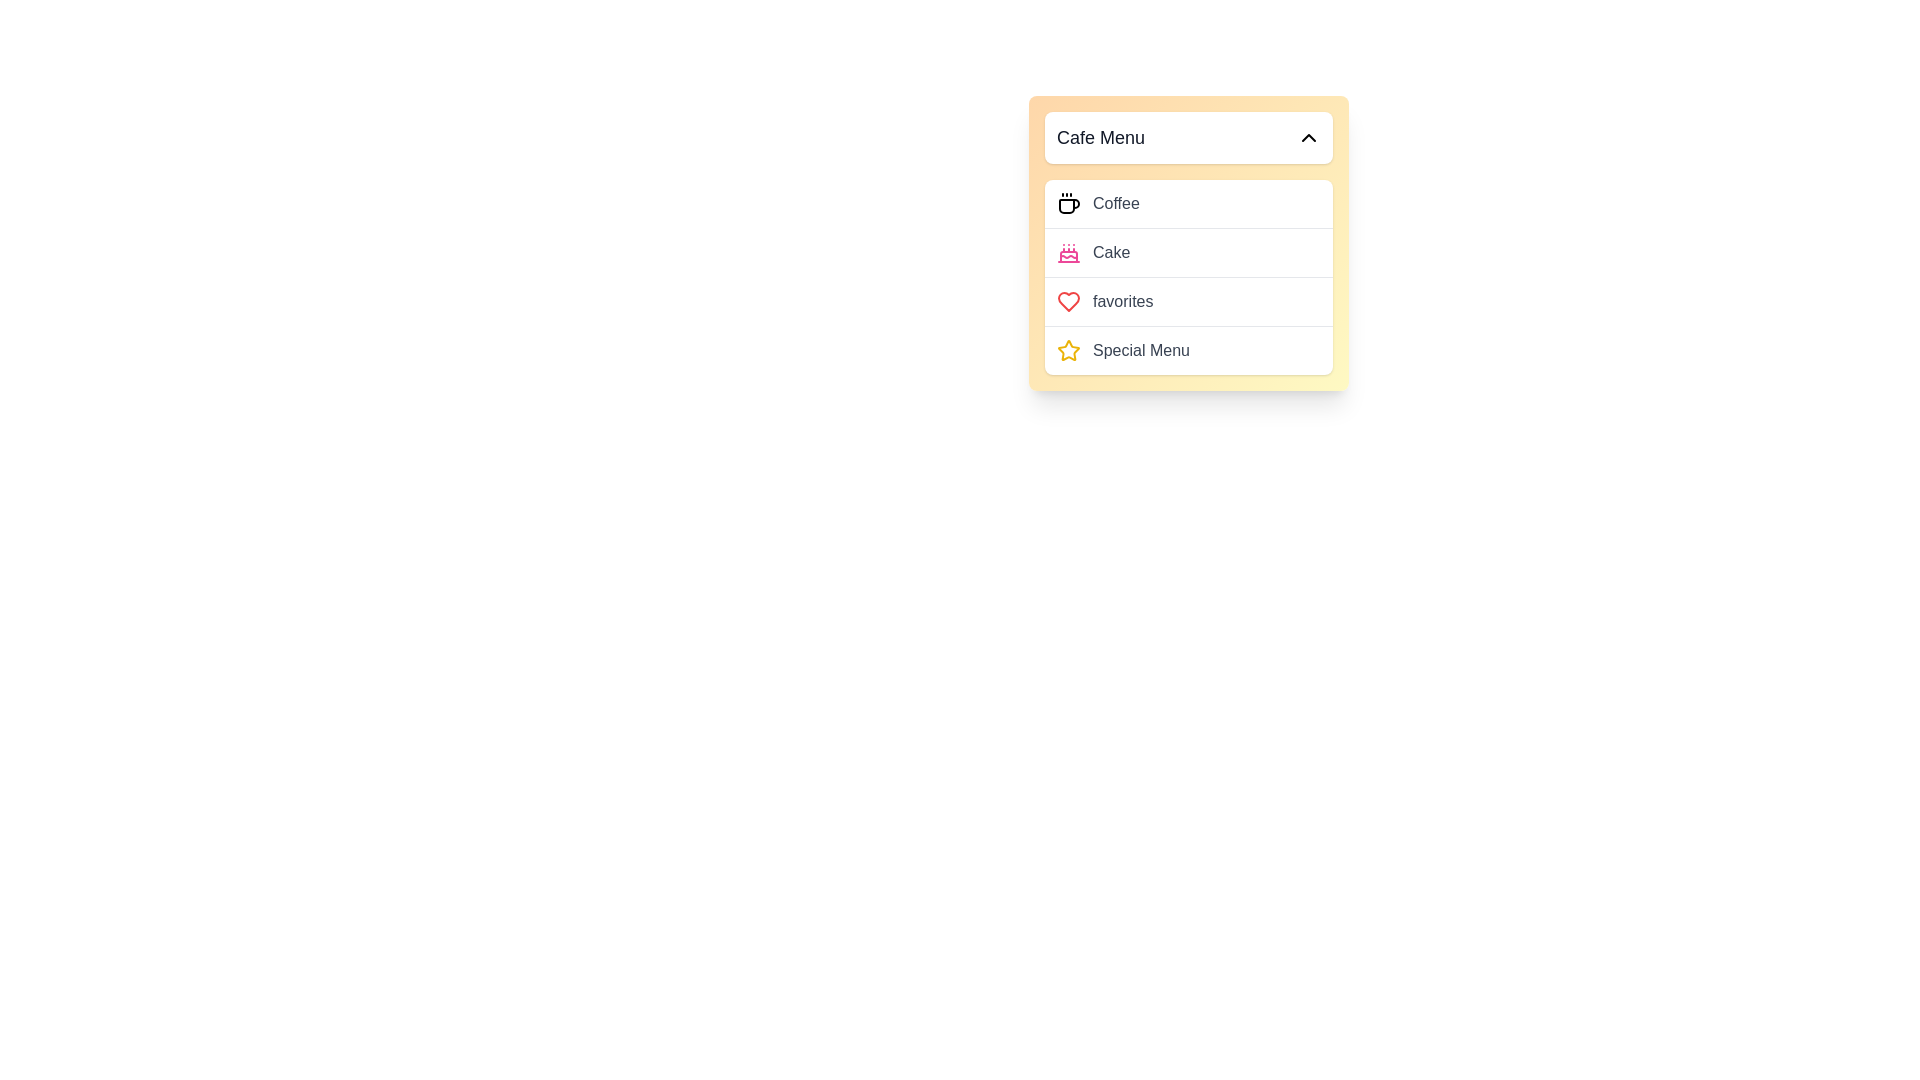 The width and height of the screenshot is (1920, 1080). Describe the element at coordinates (1189, 349) in the screenshot. I see `the 'Special Menu' item in the dropdown menu using keyboard navigation` at that location.